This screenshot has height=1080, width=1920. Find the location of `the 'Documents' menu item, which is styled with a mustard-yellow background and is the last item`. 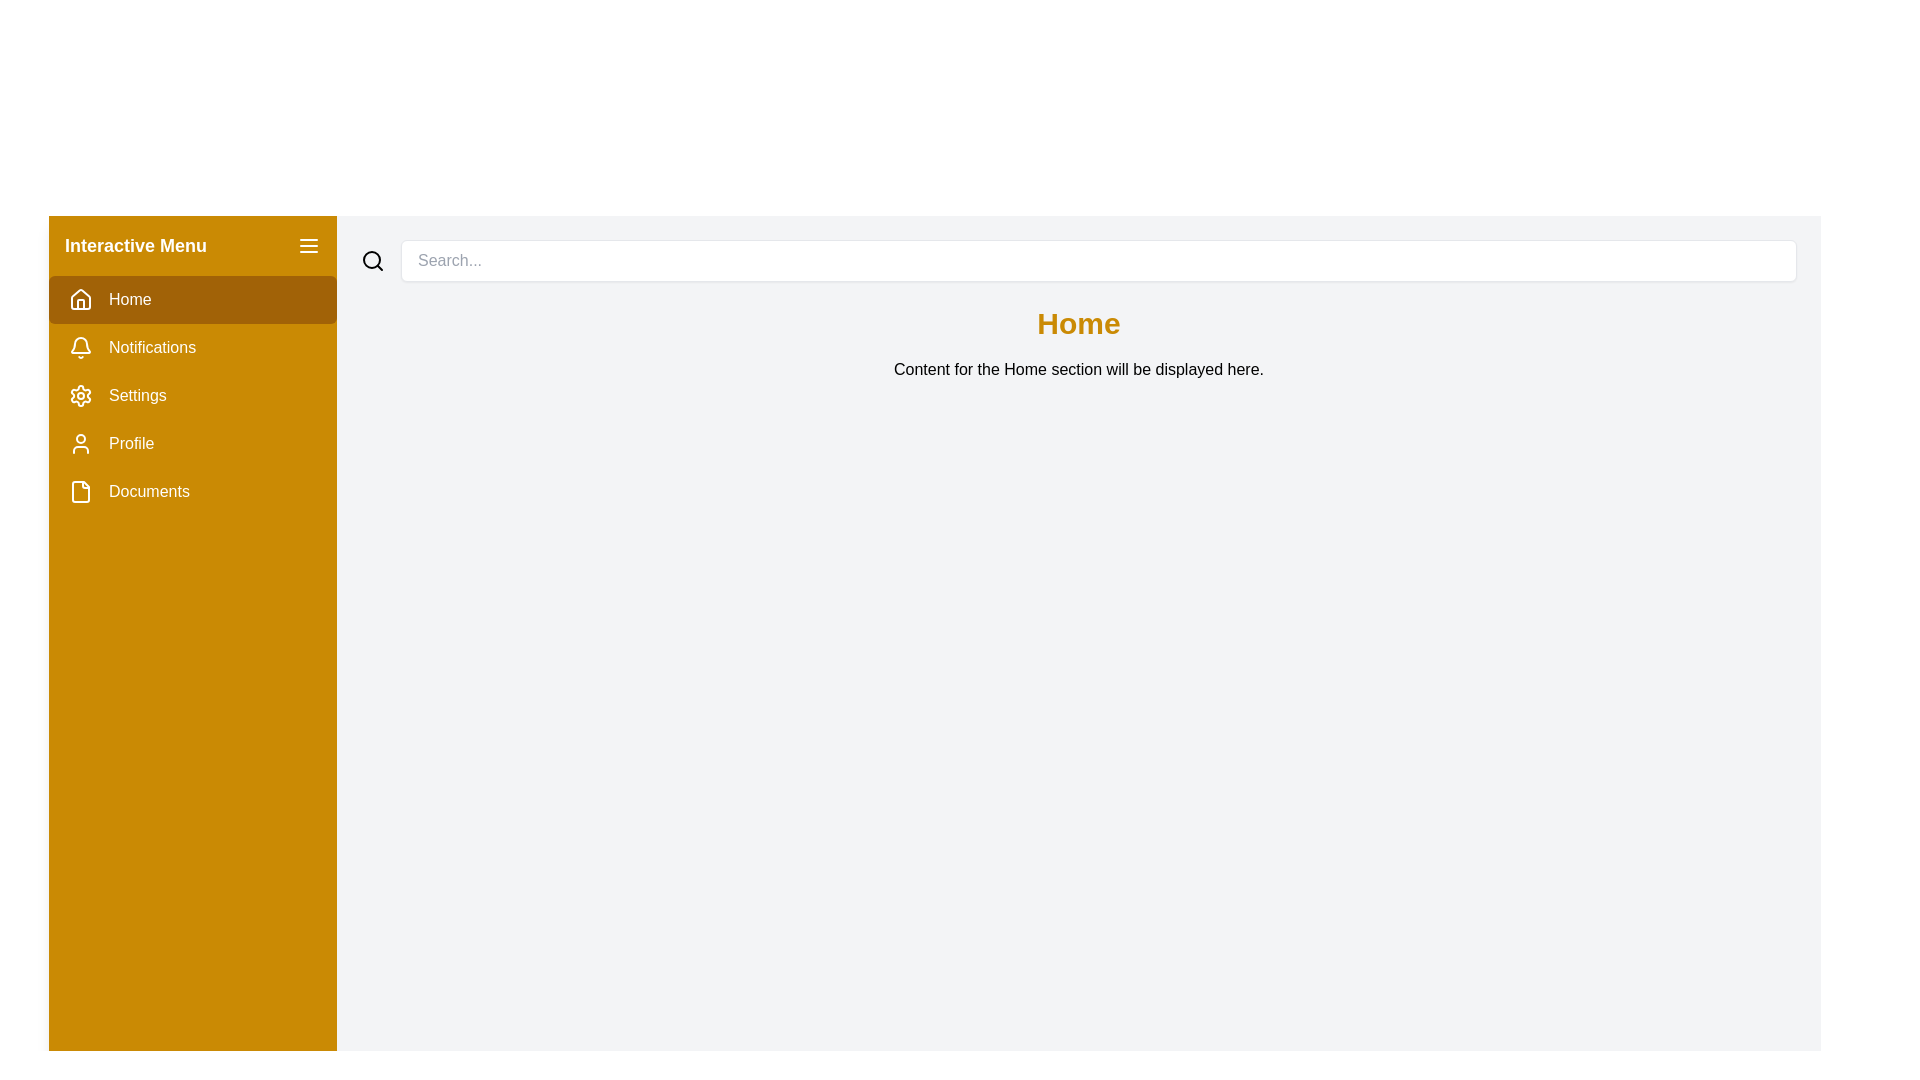

the 'Documents' menu item, which is styled with a mustard-yellow background and is the last item is located at coordinates (192, 492).